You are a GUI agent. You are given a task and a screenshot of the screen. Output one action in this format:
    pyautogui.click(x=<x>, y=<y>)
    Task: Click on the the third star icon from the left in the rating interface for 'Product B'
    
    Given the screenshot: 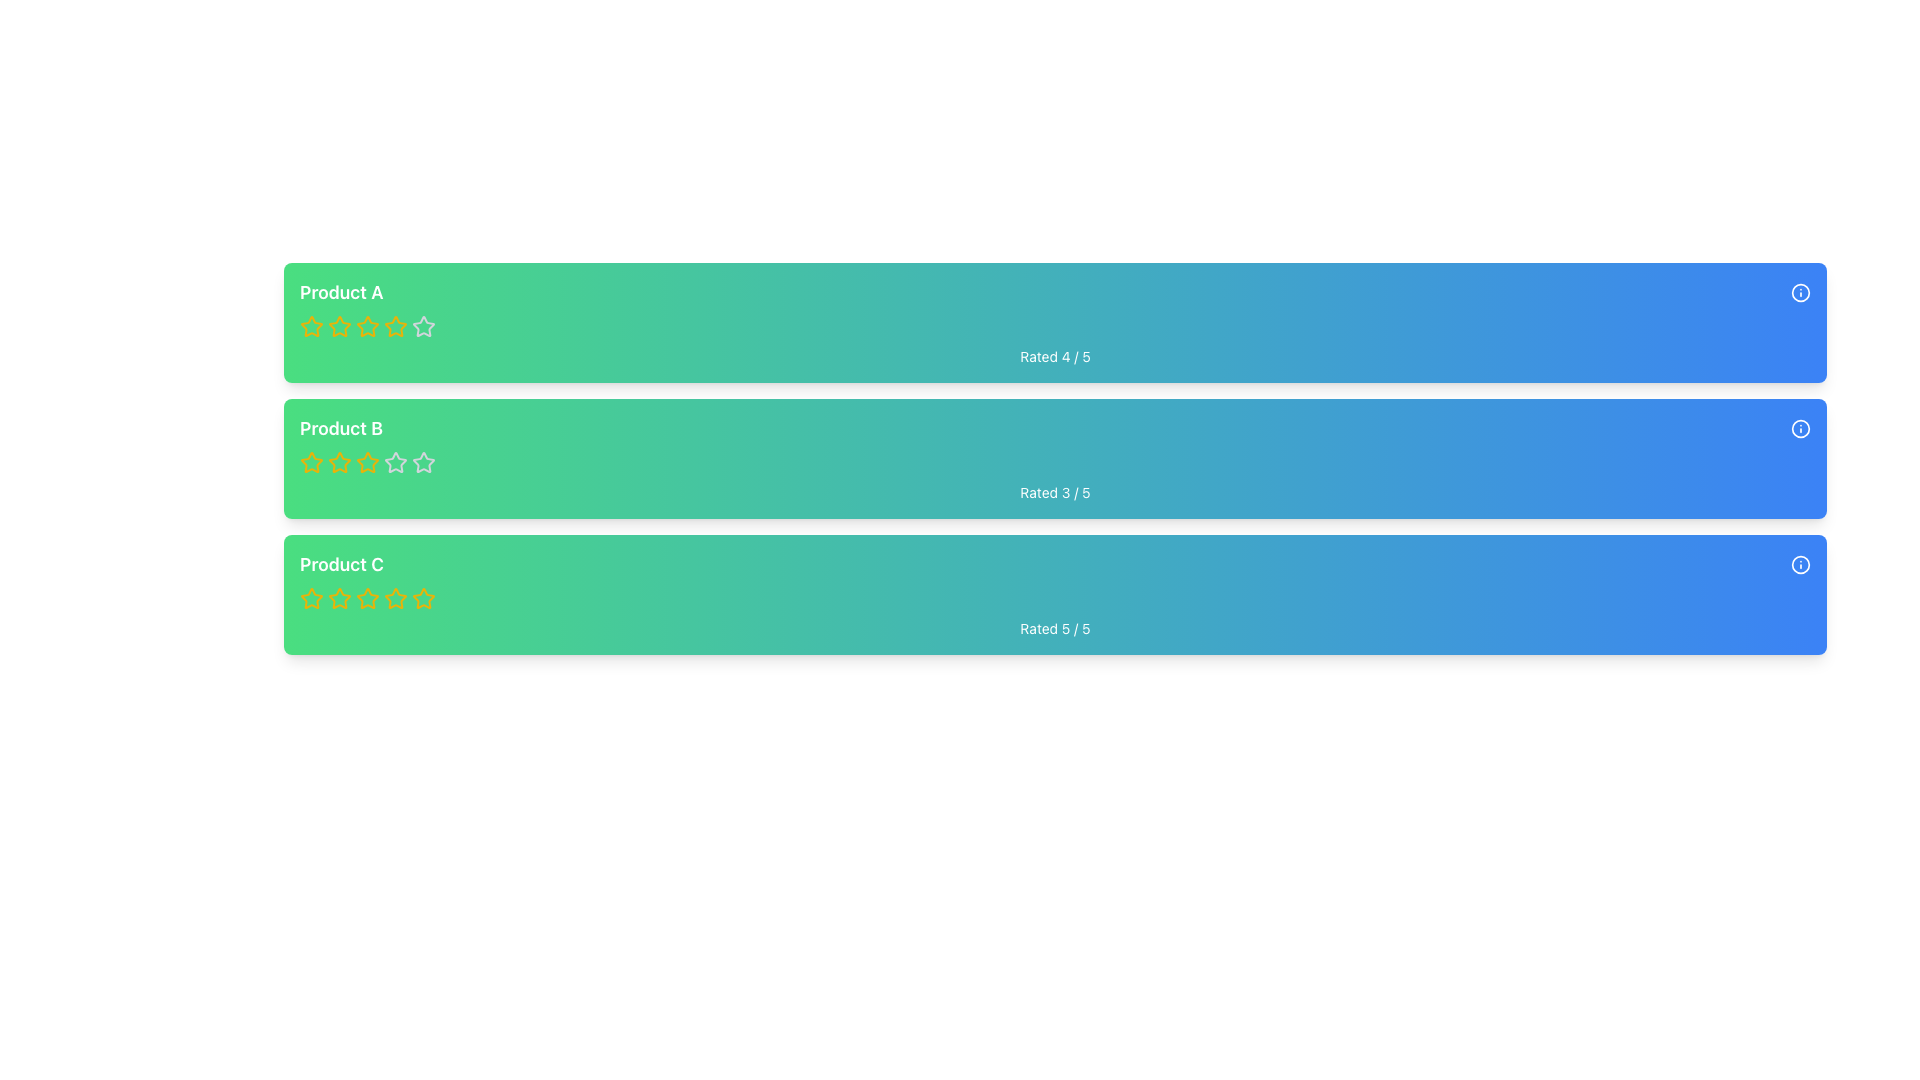 What is the action you would take?
    pyautogui.click(x=395, y=462)
    